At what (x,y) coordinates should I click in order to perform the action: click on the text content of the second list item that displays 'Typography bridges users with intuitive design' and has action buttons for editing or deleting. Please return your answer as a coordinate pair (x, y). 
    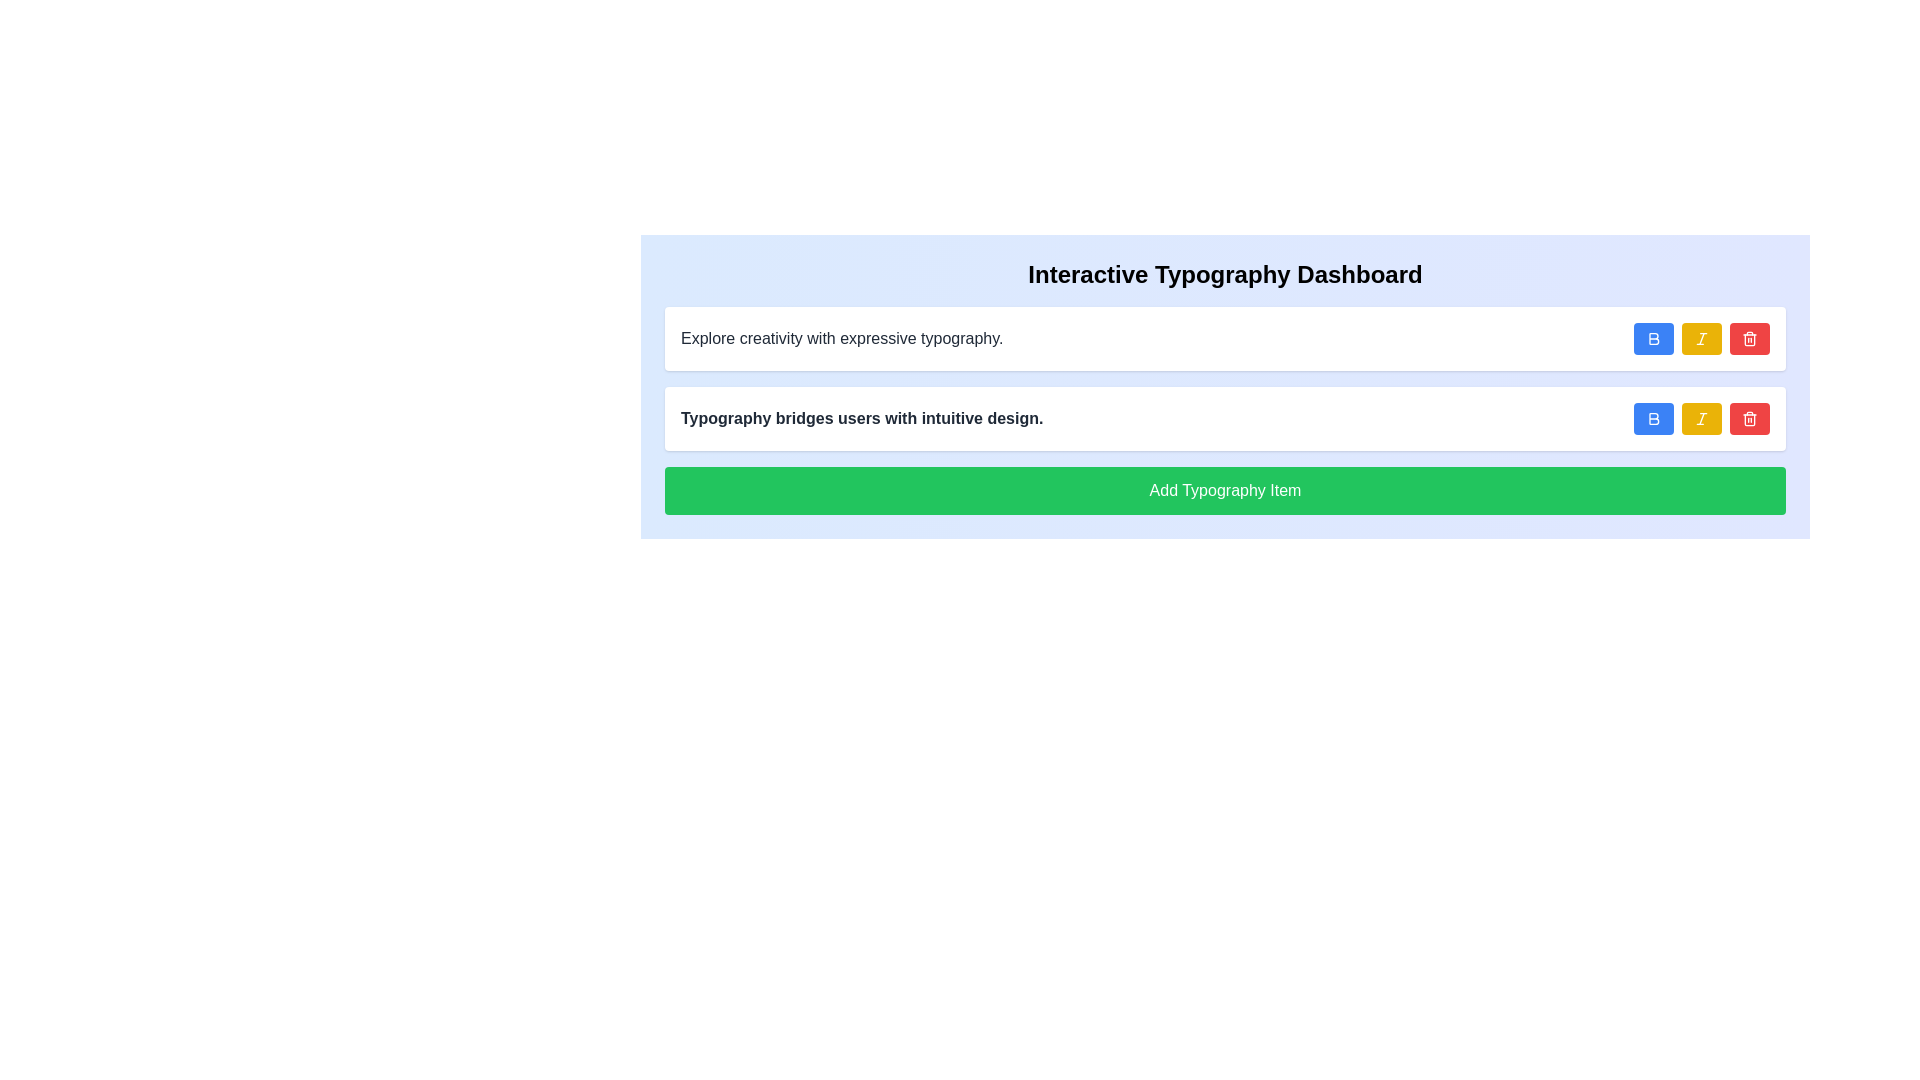
    Looking at the image, I should click on (1224, 418).